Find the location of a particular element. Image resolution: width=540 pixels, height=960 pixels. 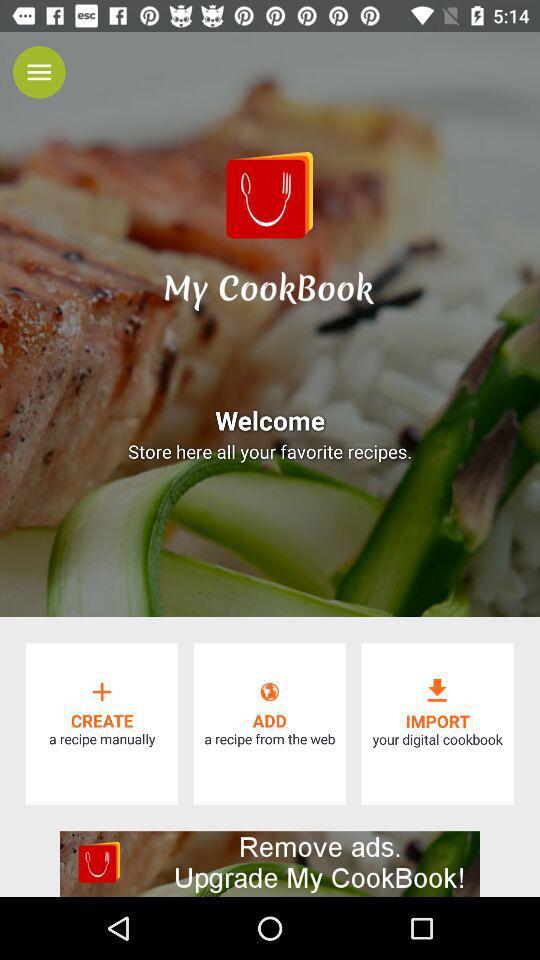

menu items is located at coordinates (39, 72).